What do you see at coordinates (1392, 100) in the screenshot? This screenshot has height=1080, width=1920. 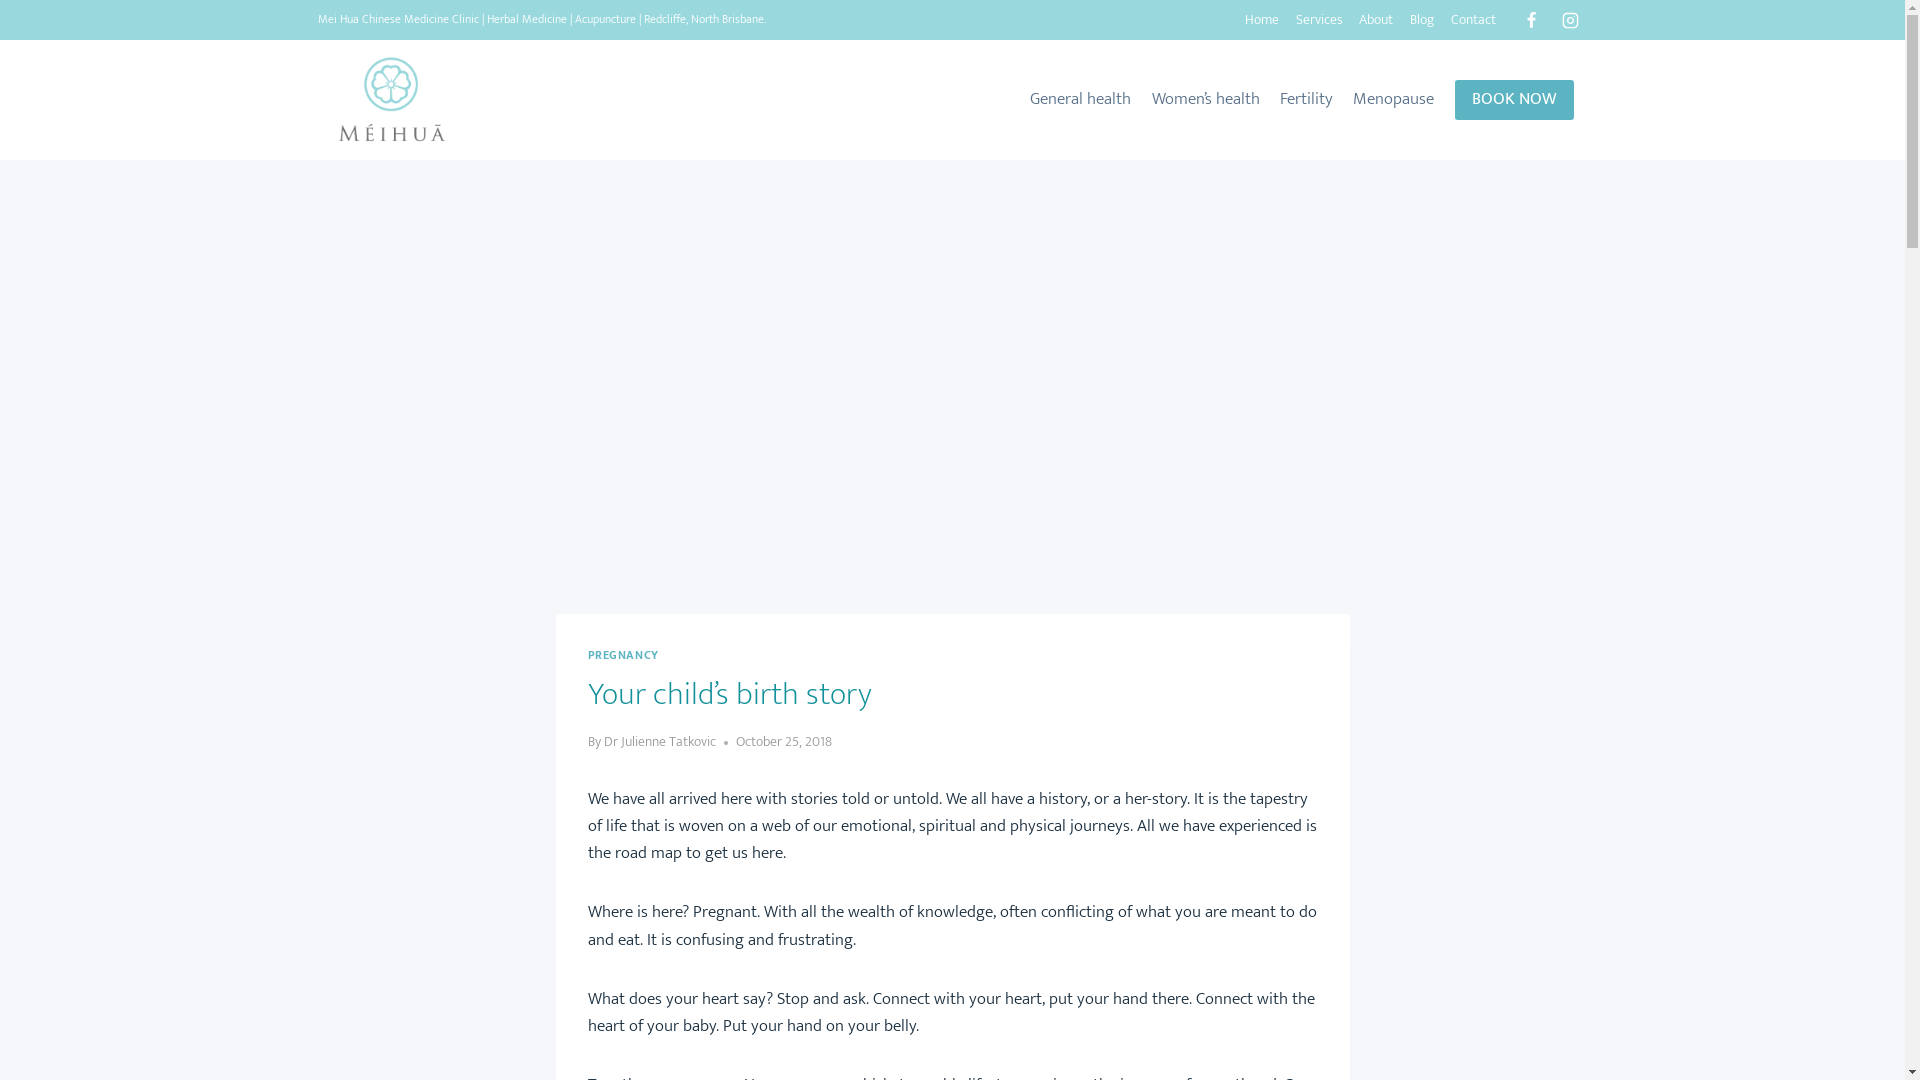 I see `'Menopause'` at bounding box center [1392, 100].